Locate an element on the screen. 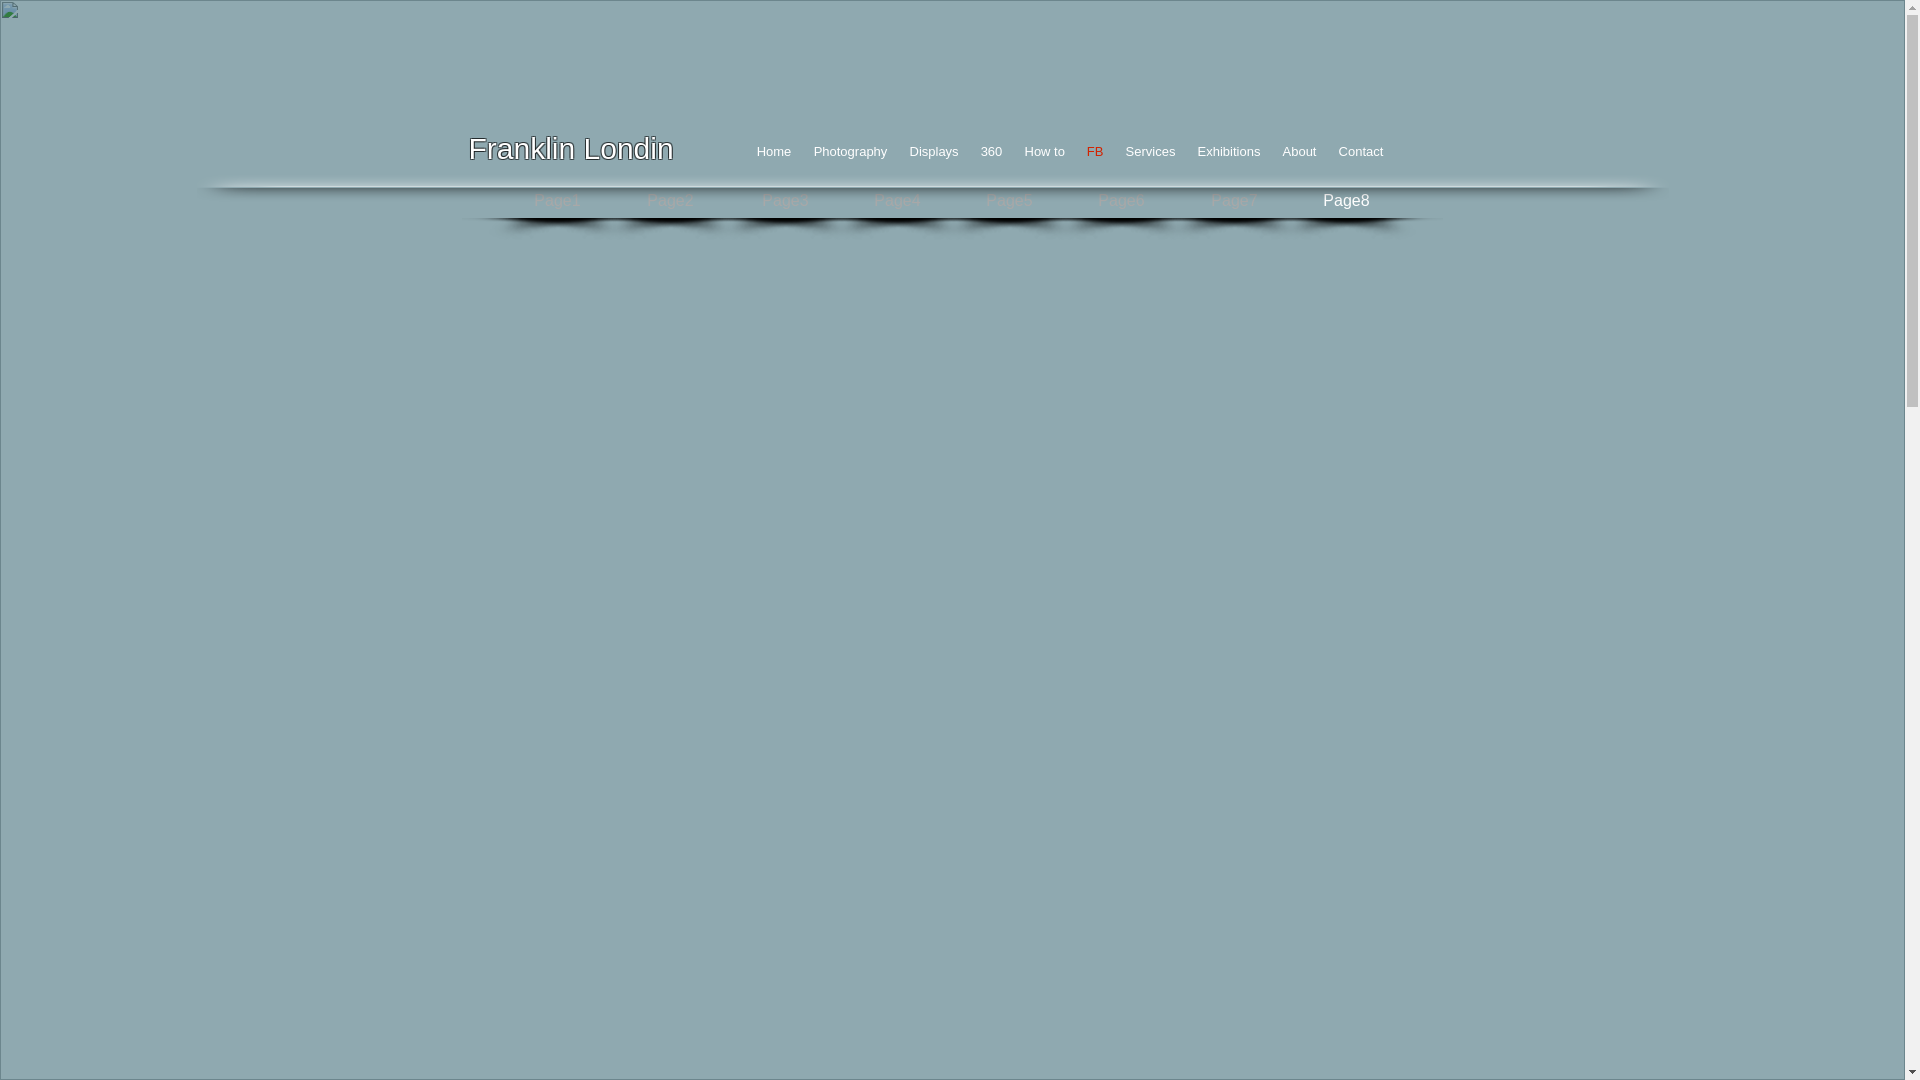 The image size is (1920, 1080). 'Page1' is located at coordinates (556, 201).